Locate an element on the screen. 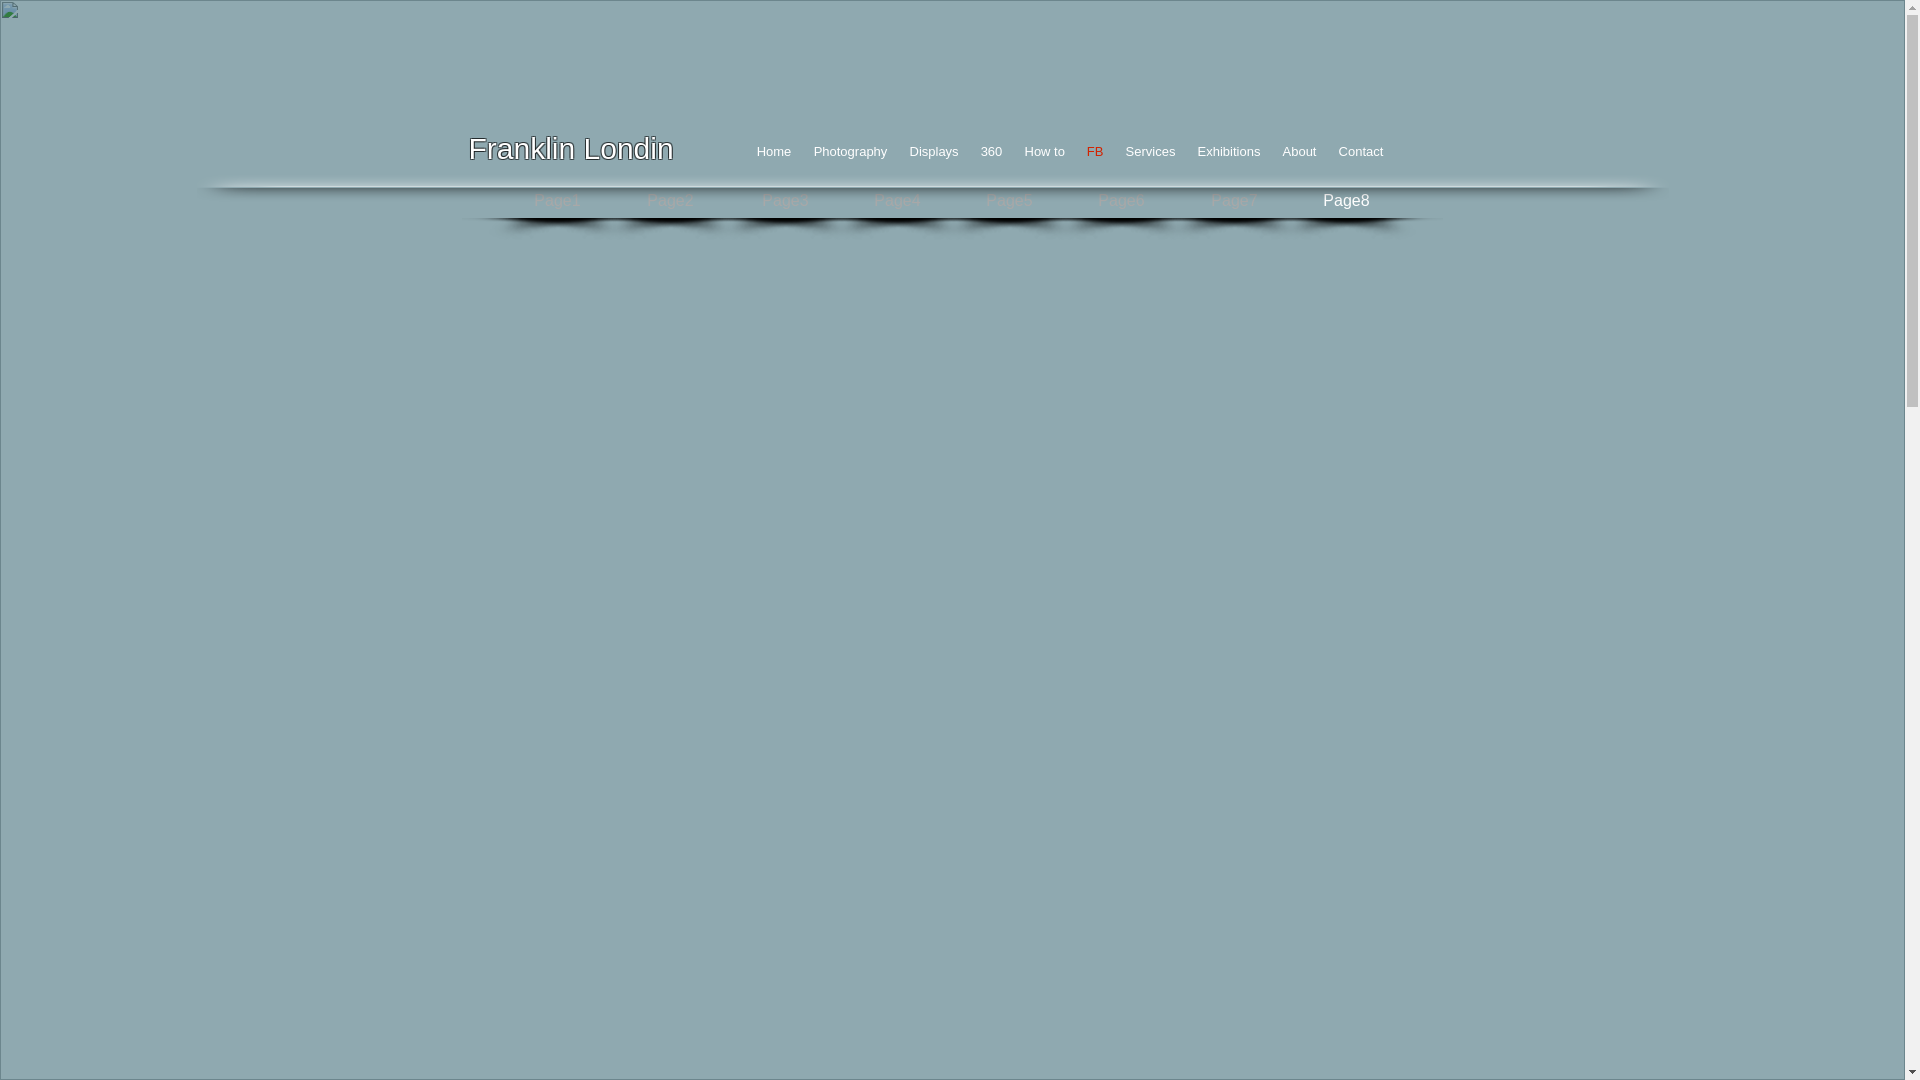 The image size is (1920, 1080). 'Page1' is located at coordinates (556, 201).